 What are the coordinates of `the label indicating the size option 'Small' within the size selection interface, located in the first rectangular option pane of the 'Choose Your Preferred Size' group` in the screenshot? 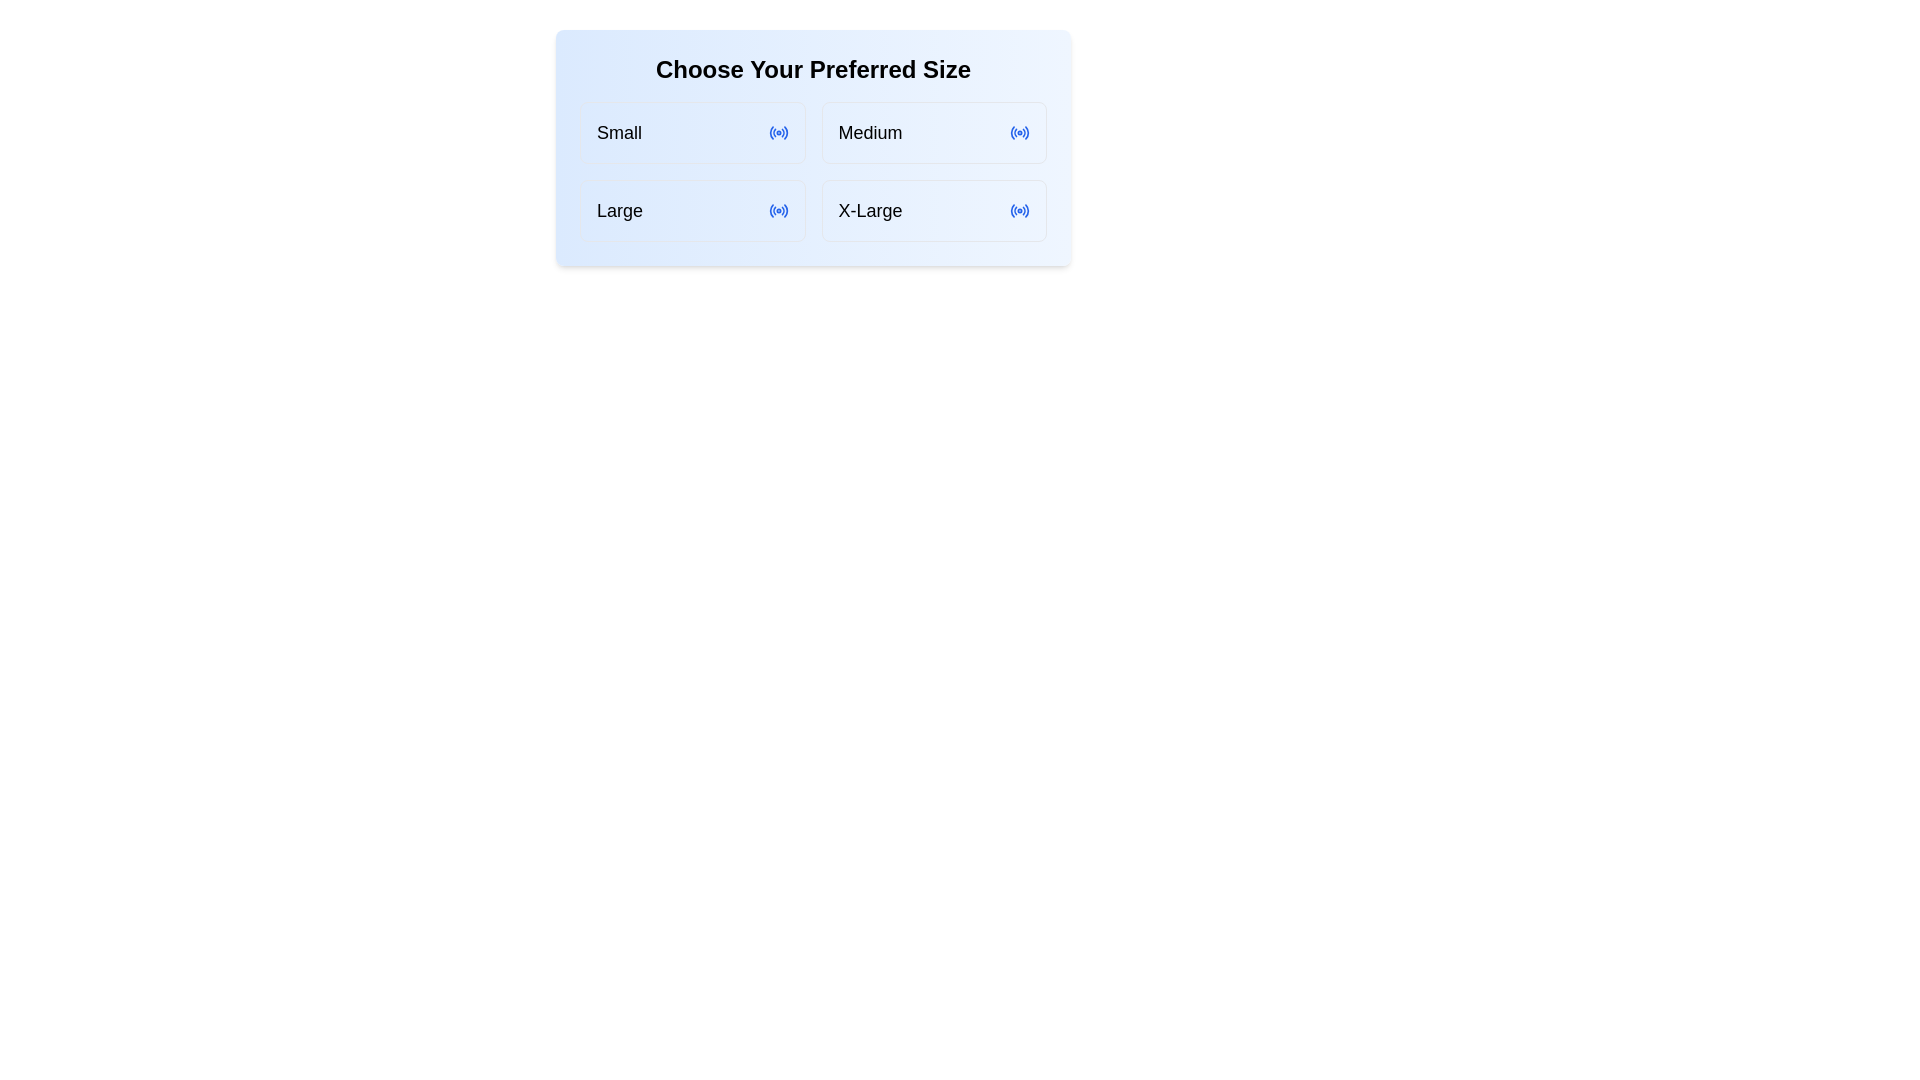 It's located at (618, 132).